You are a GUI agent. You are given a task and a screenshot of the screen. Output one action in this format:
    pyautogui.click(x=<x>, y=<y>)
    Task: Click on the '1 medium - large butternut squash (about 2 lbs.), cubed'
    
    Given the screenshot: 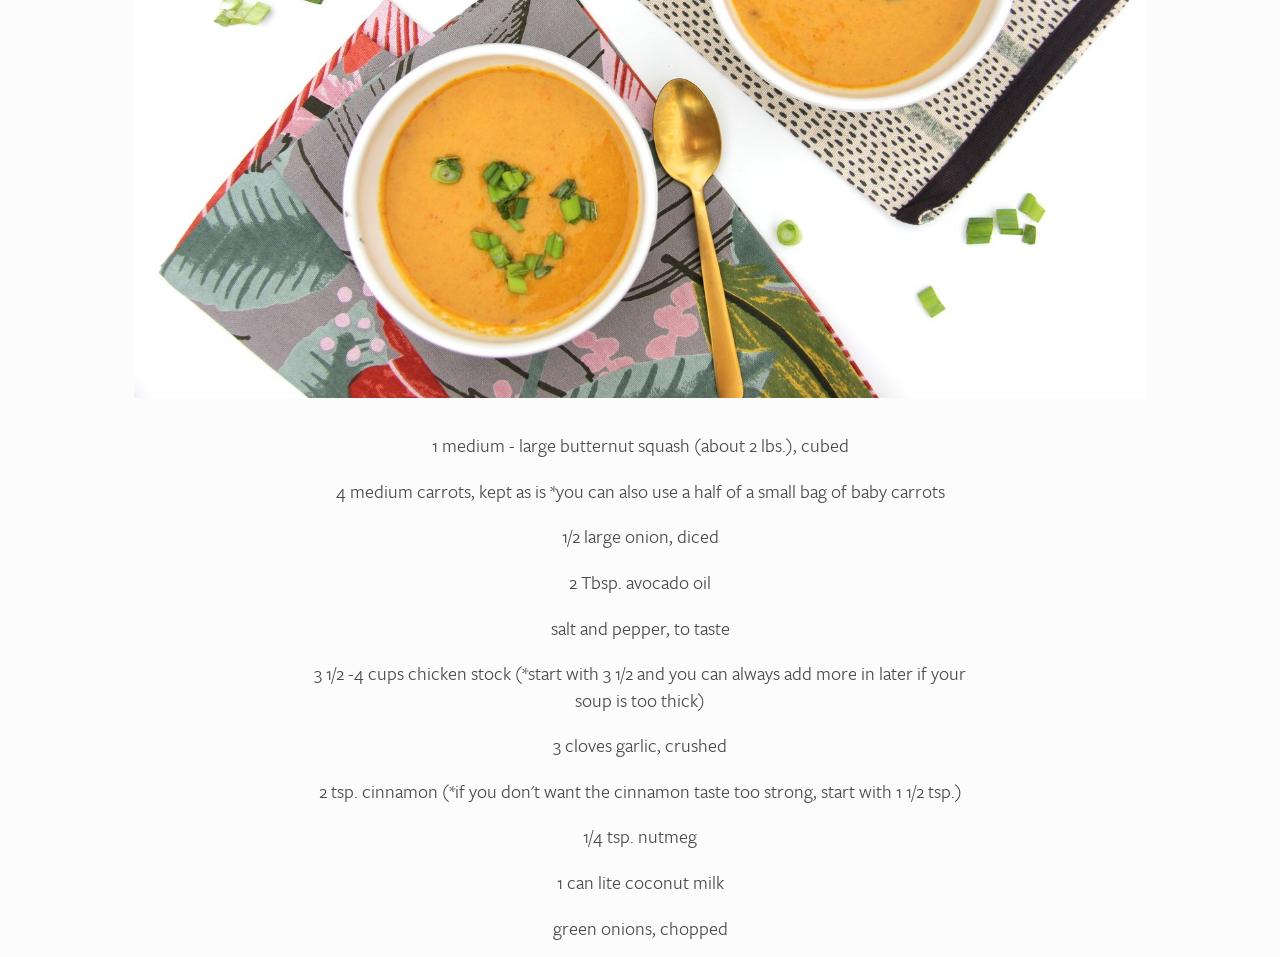 What is the action you would take?
    pyautogui.click(x=638, y=444)
    